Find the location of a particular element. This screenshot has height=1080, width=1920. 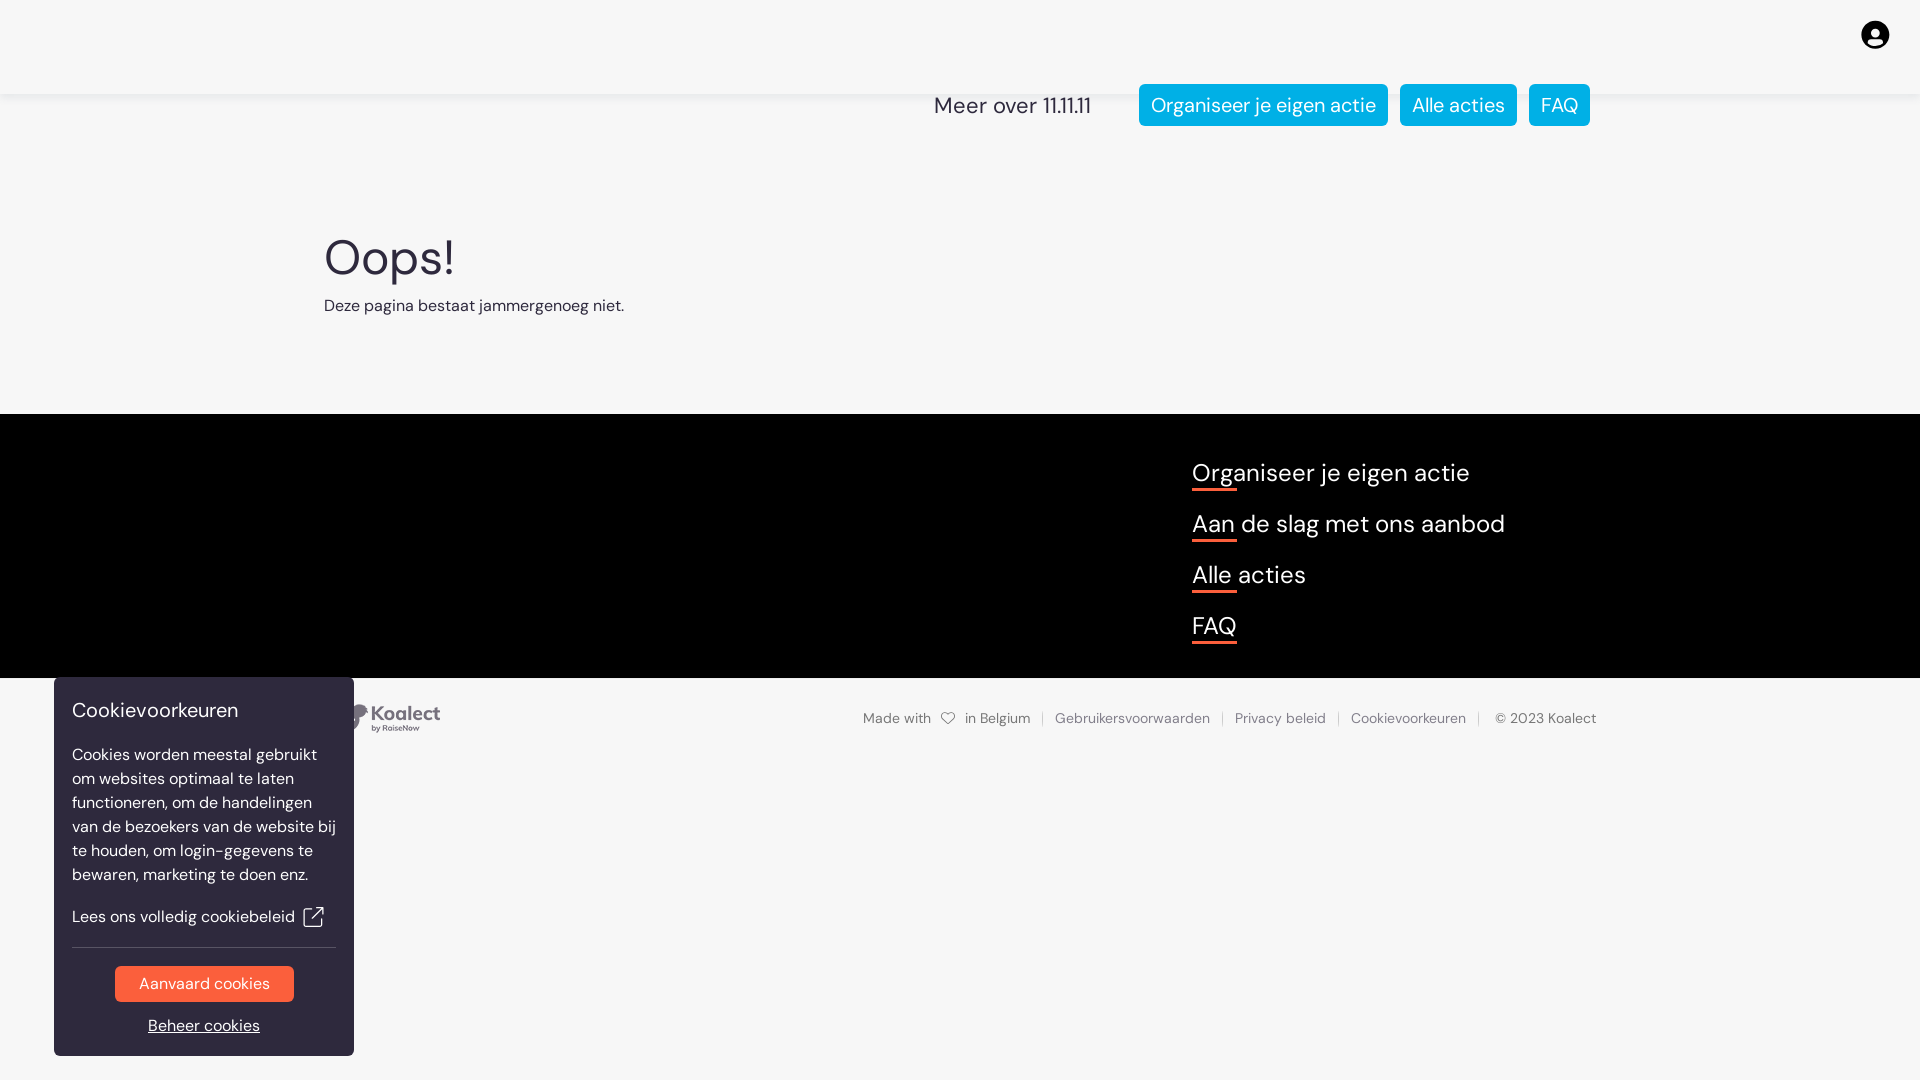

'Meer over 11.11.11' is located at coordinates (1012, 104).